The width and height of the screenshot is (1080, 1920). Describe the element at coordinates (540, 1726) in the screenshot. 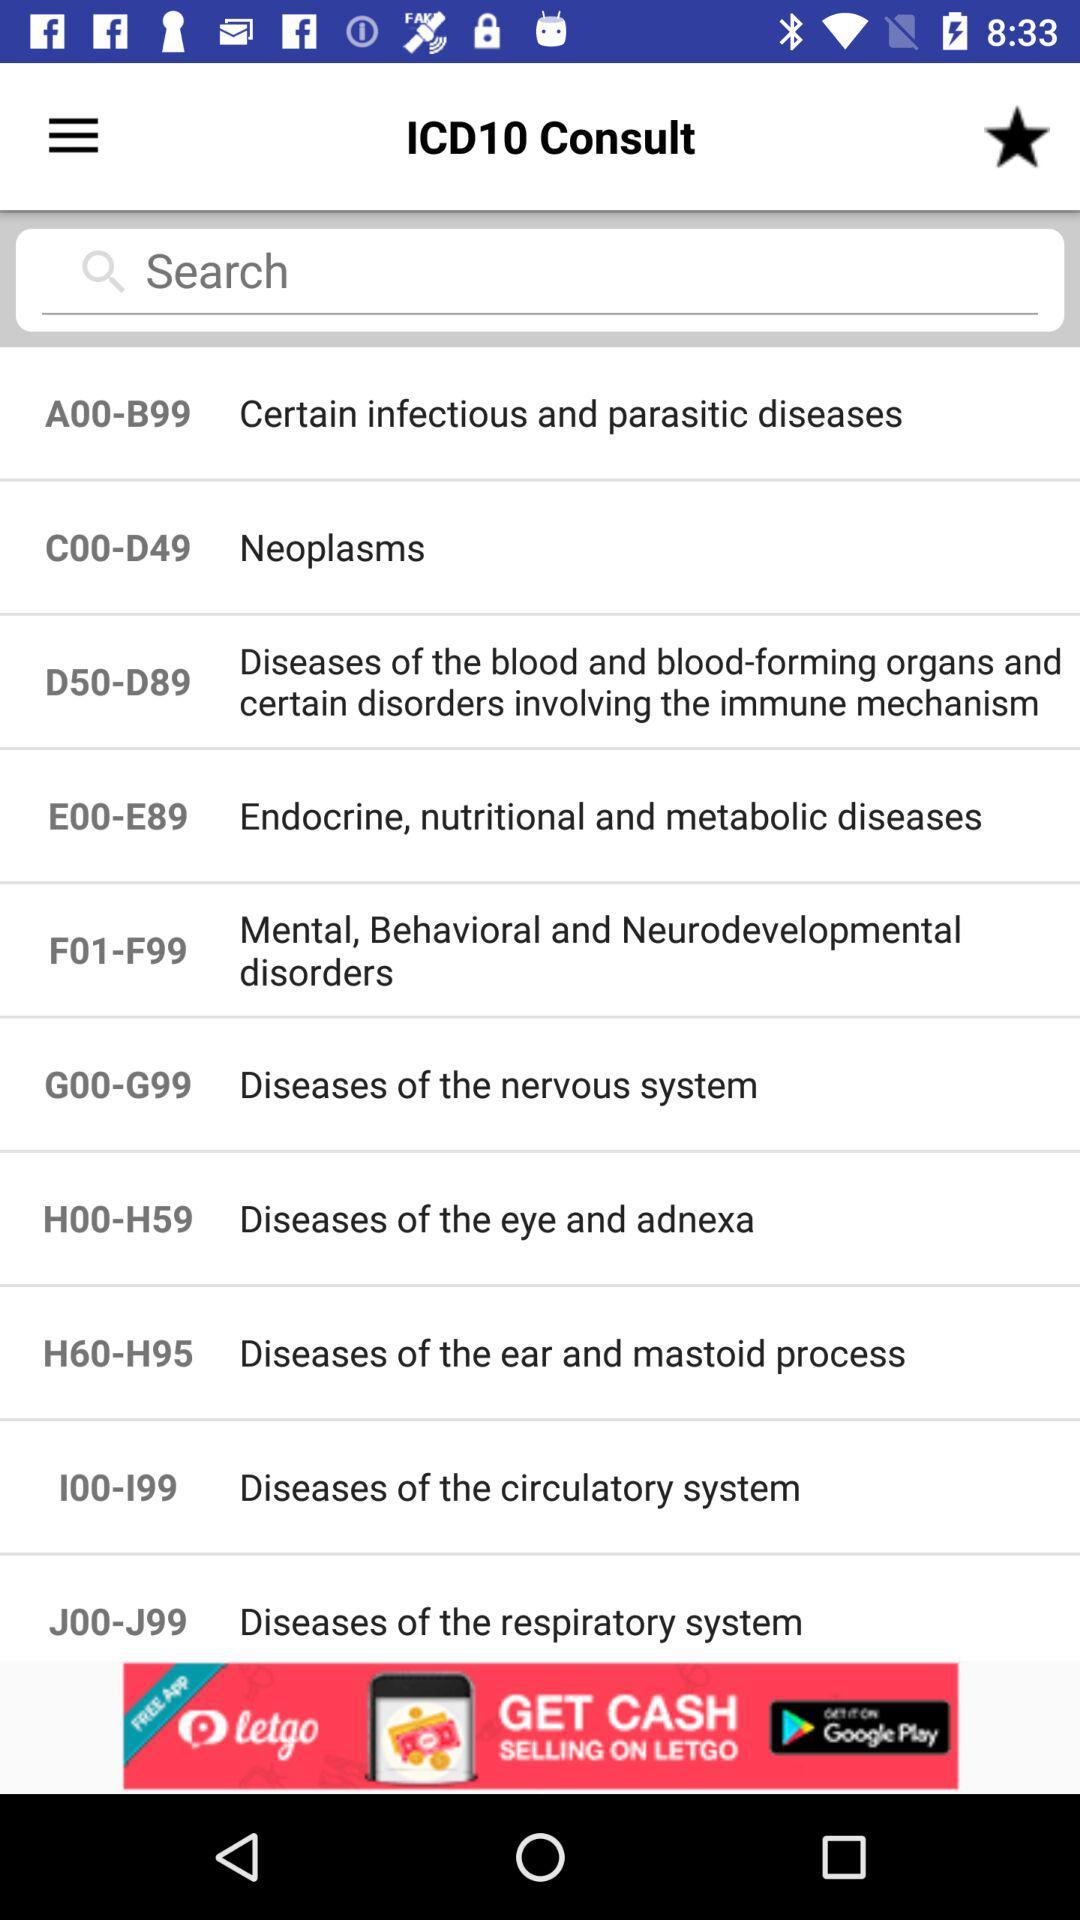

I see `it pop up add` at that location.